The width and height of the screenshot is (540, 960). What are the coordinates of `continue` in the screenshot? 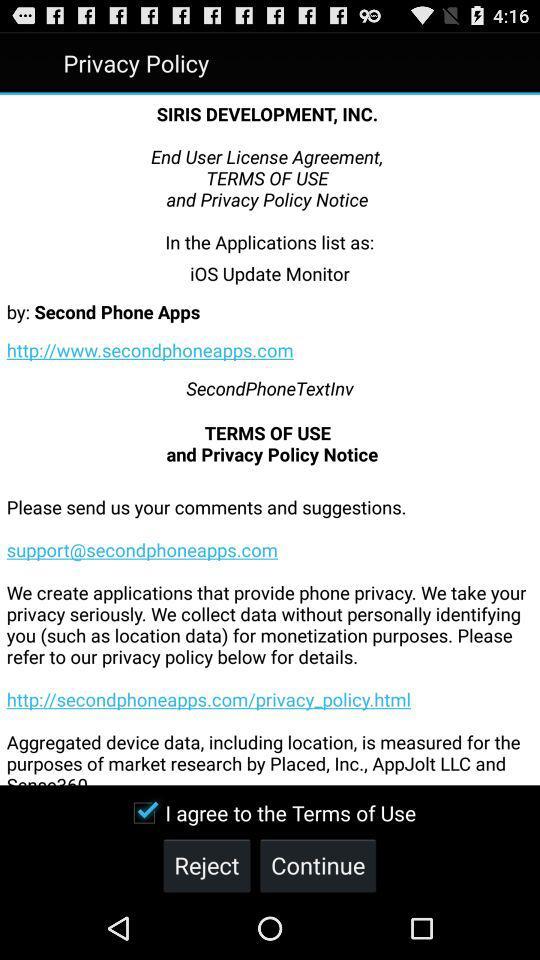 It's located at (318, 864).